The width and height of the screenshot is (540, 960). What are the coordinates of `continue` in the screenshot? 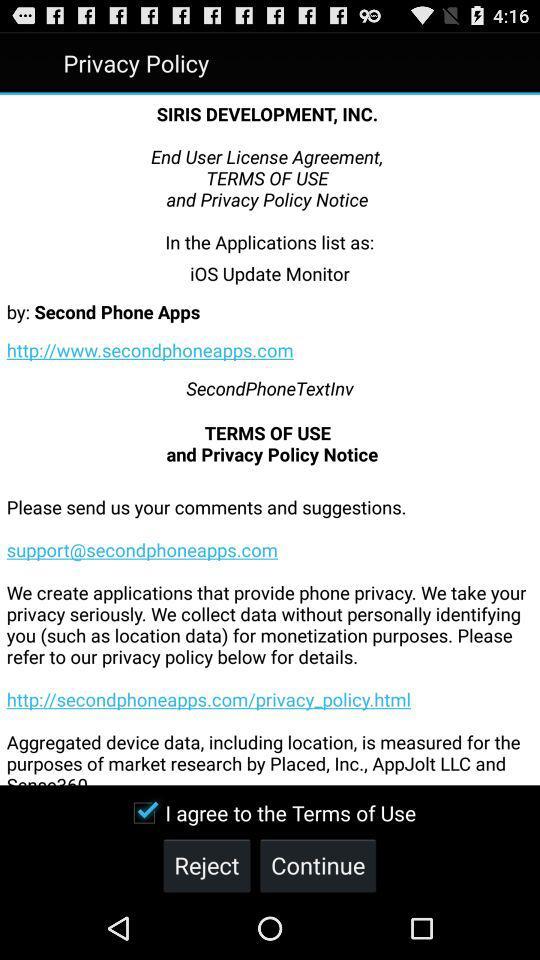 It's located at (318, 864).